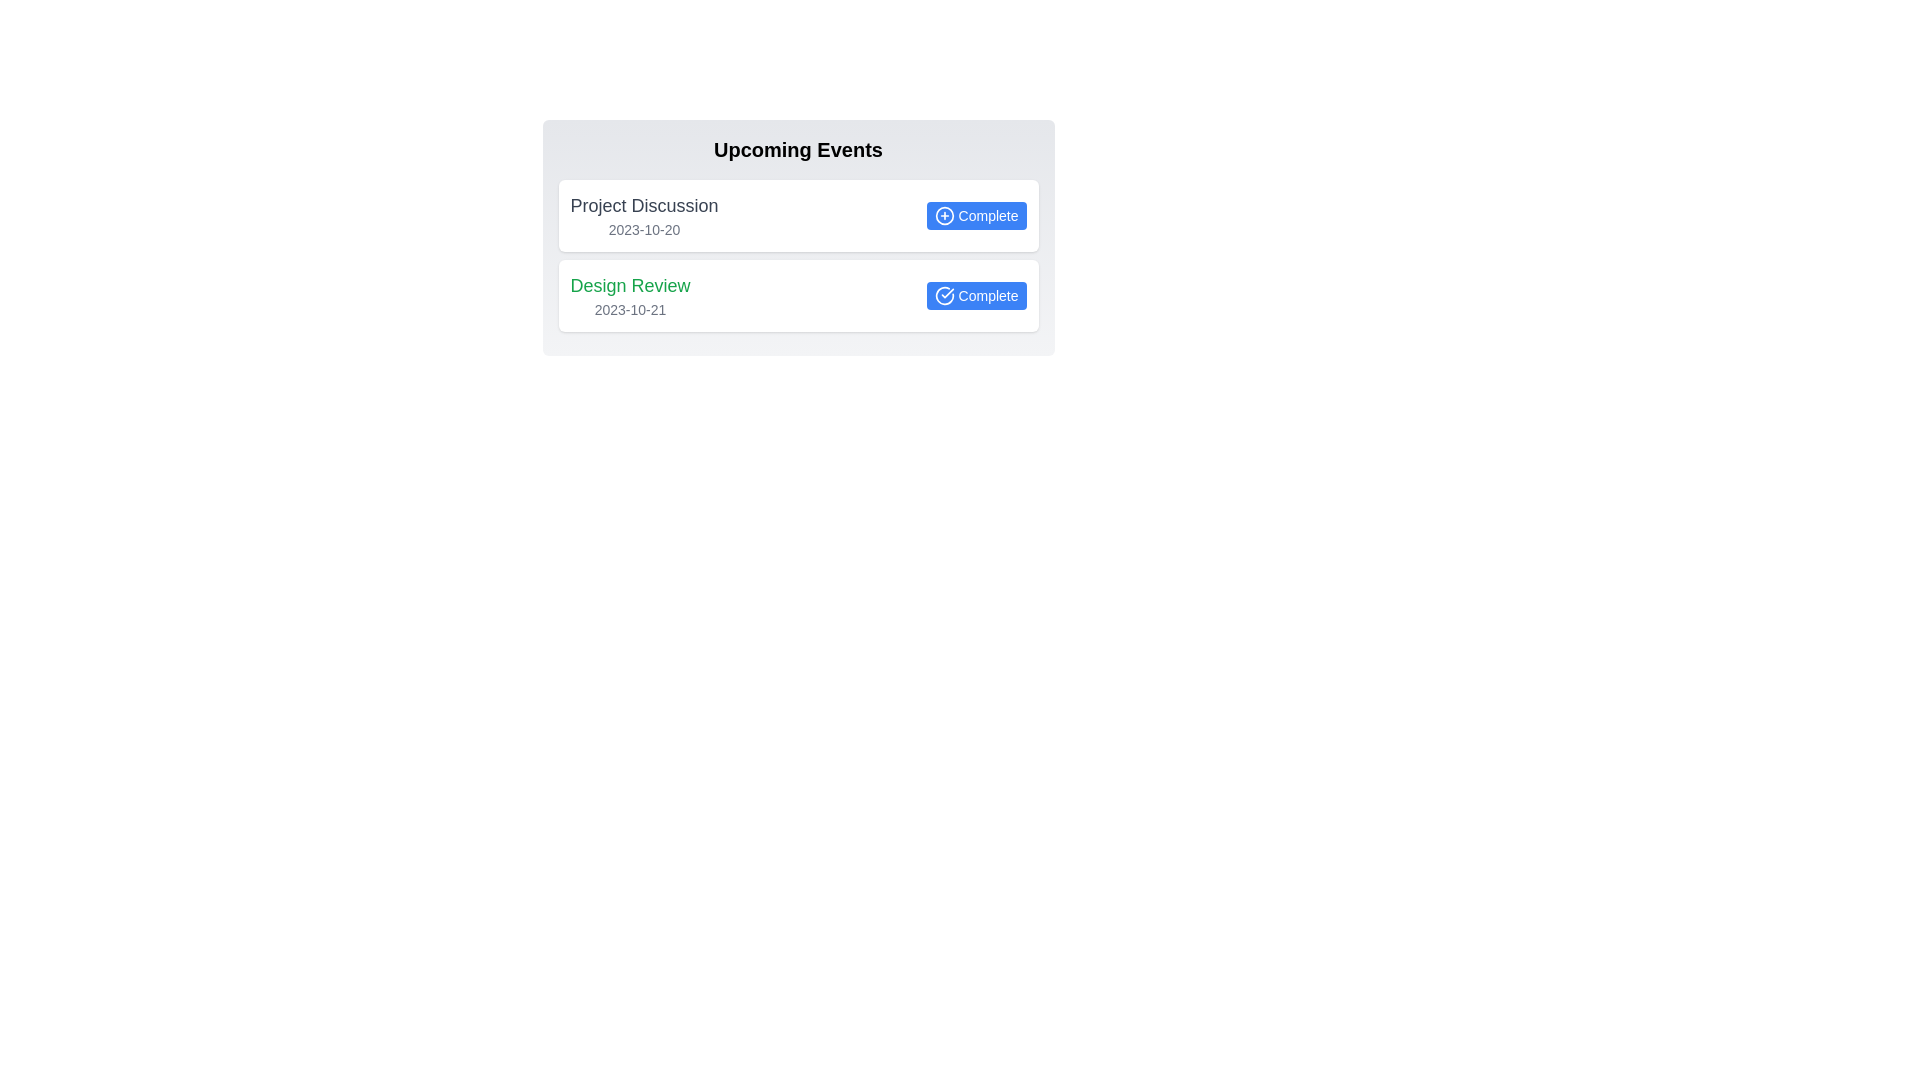  Describe the element at coordinates (976, 296) in the screenshot. I see `'Complete' button for the task titled 'Design Review'` at that location.